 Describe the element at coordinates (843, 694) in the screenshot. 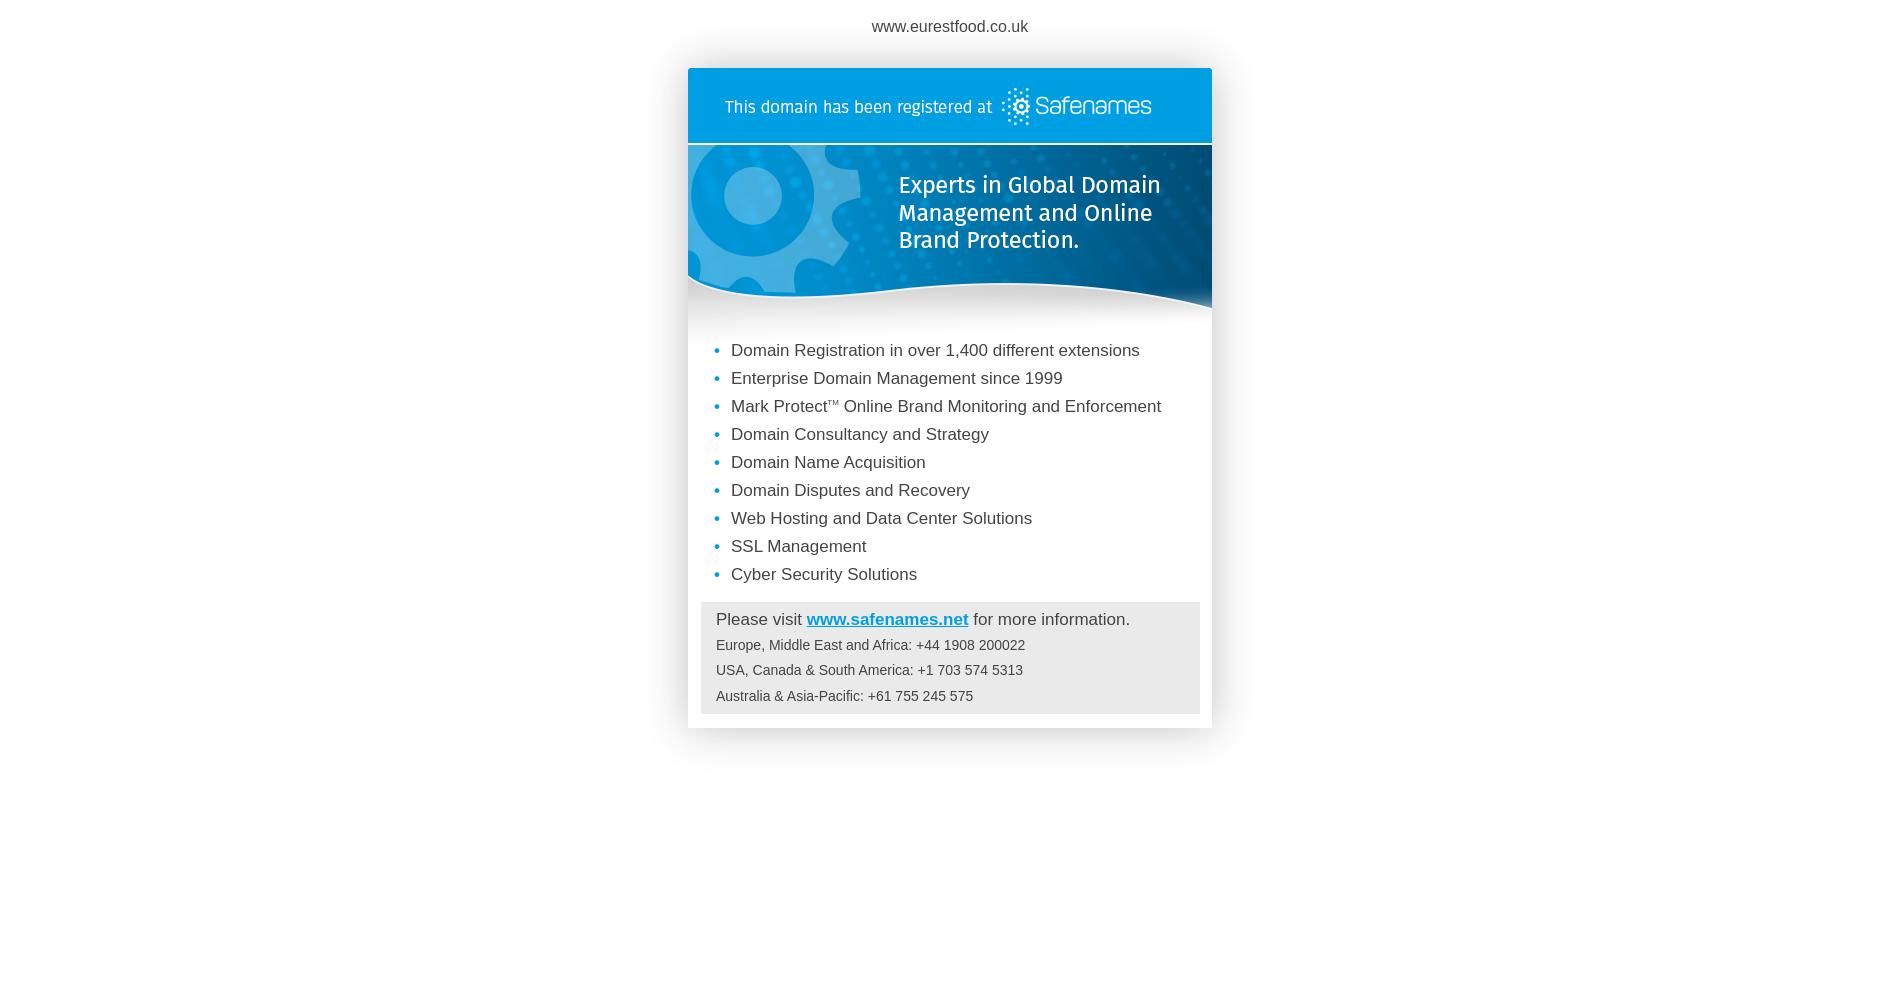

I see `'Australia & Asia-Pacific: +61 755 245 575'` at that location.